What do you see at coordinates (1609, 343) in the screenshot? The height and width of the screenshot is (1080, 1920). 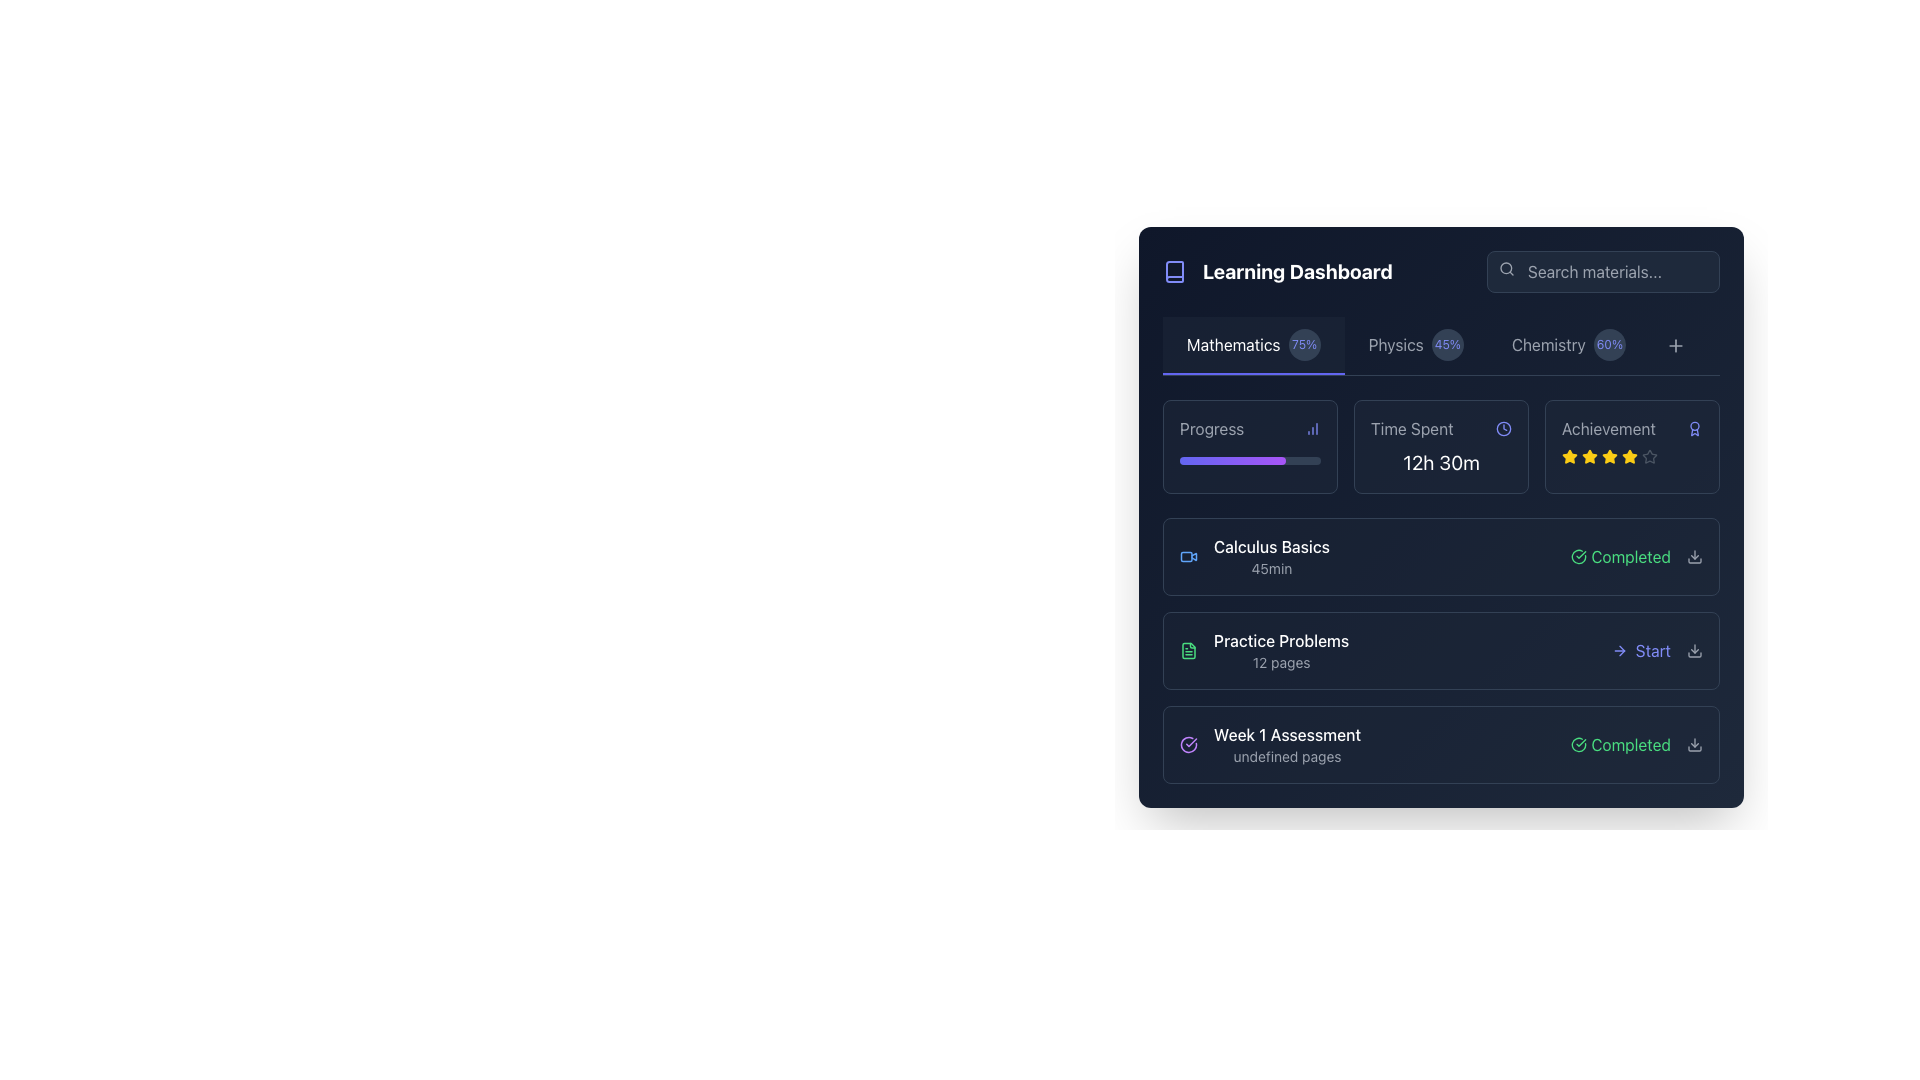 I see `the Badge or Label indicating the user's progress related to 'Chemistry', located in the top bar area to the right of the 'Chemistry' label` at bounding box center [1609, 343].